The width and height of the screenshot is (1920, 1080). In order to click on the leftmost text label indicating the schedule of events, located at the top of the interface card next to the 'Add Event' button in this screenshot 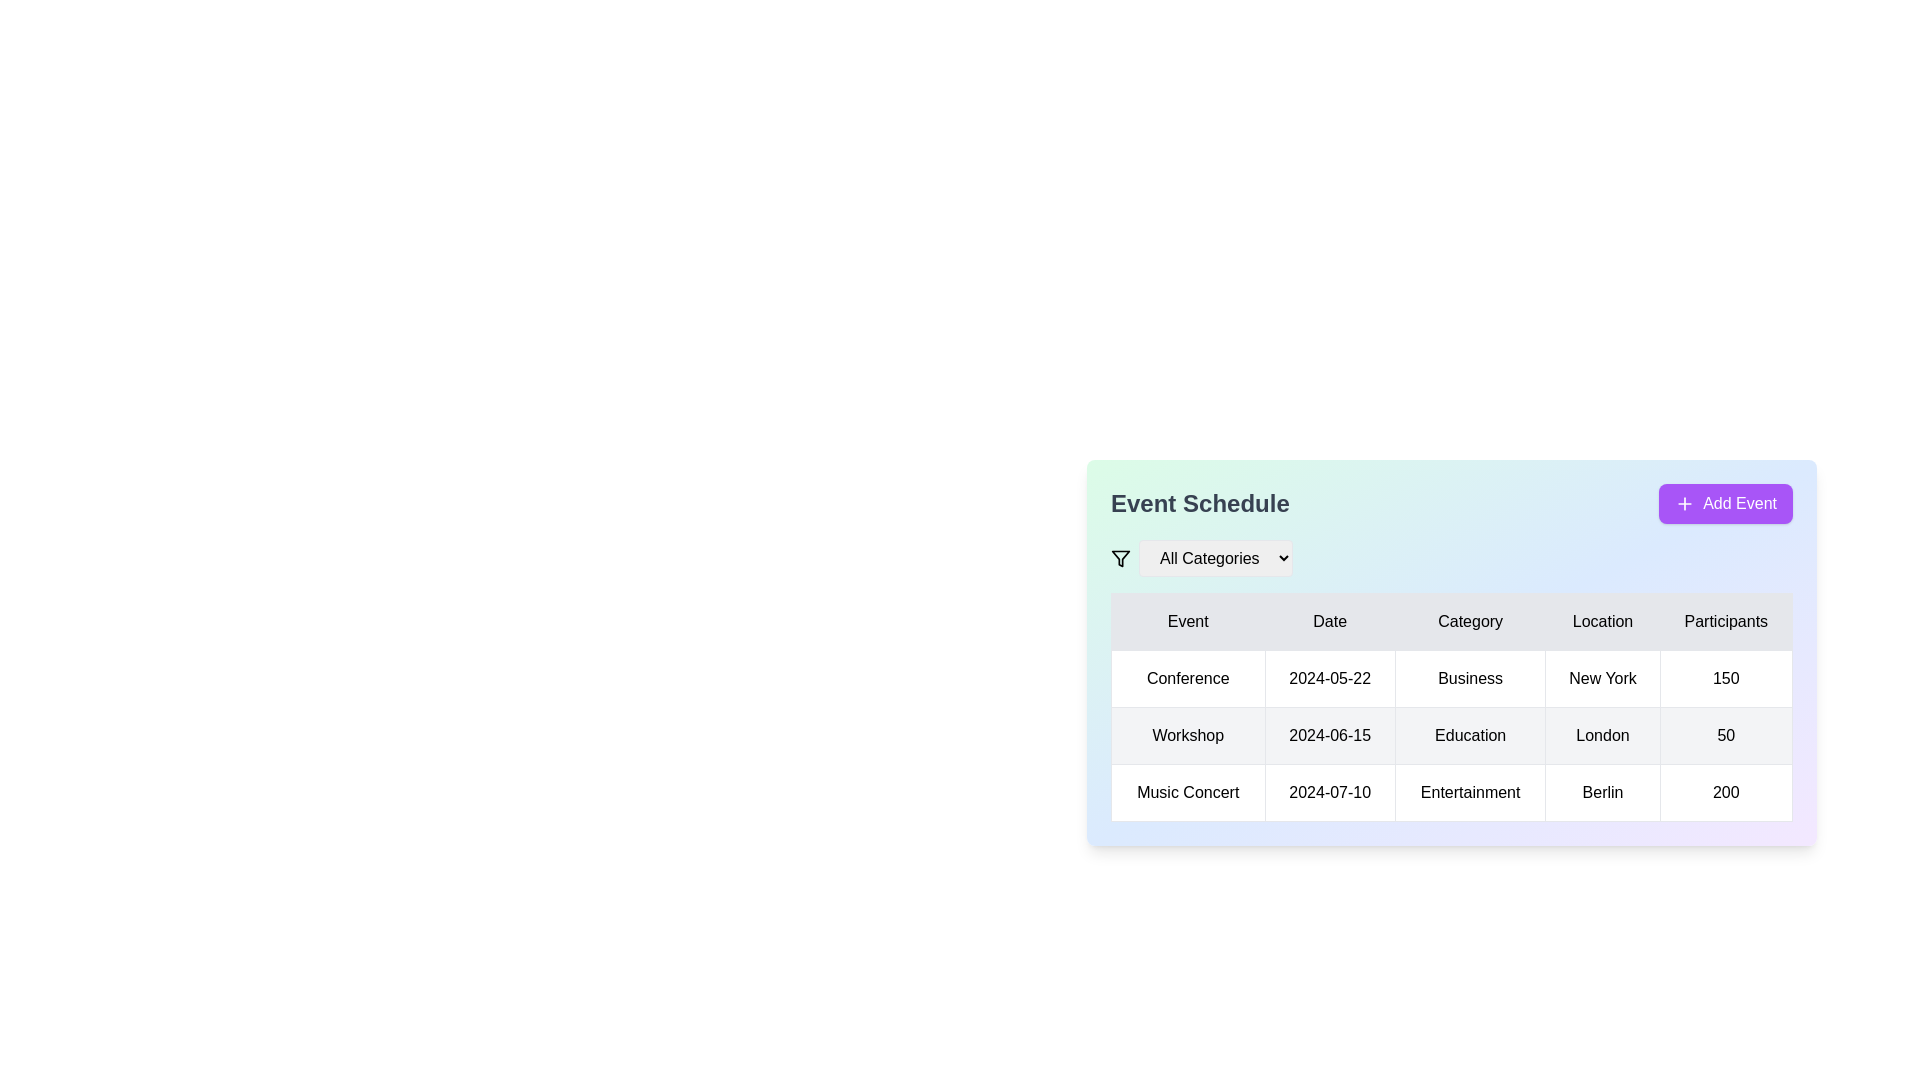, I will do `click(1200, 503)`.